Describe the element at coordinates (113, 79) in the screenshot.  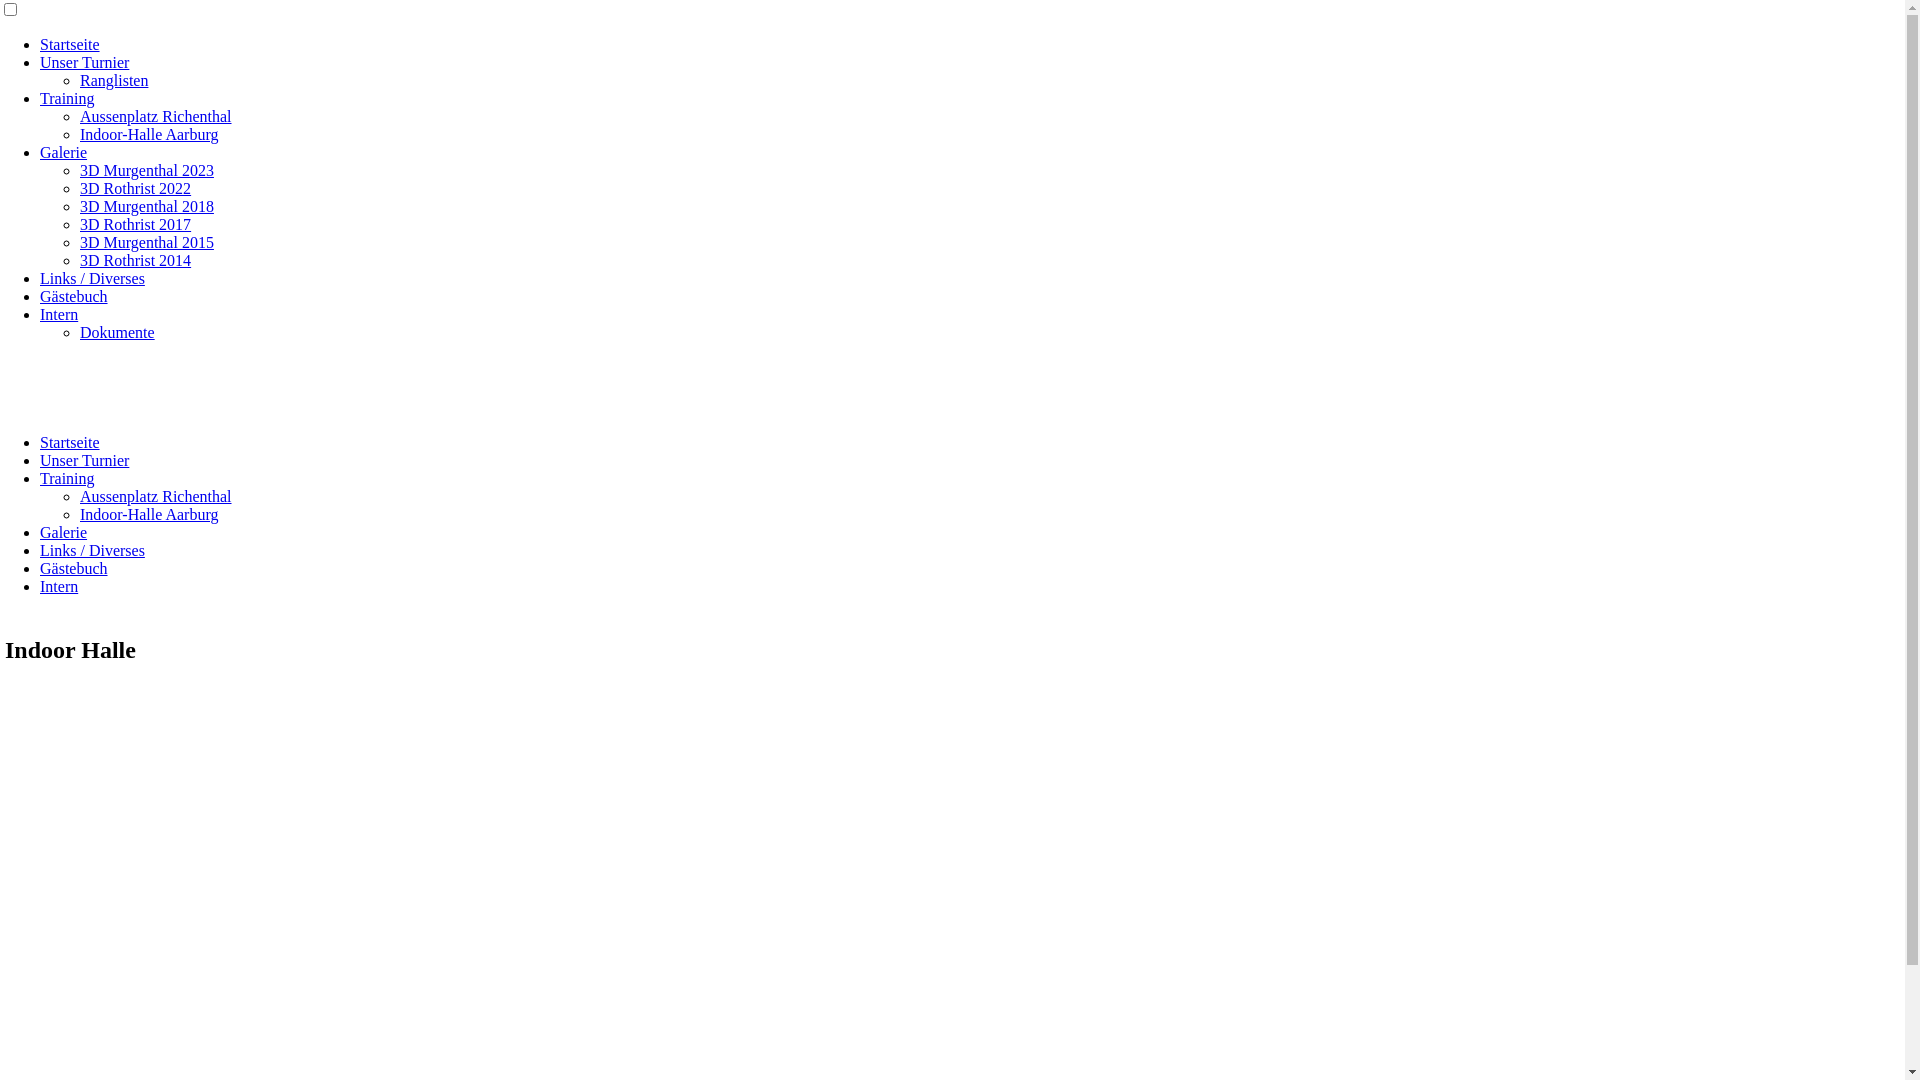
I see `'Ranglisten'` at that location.